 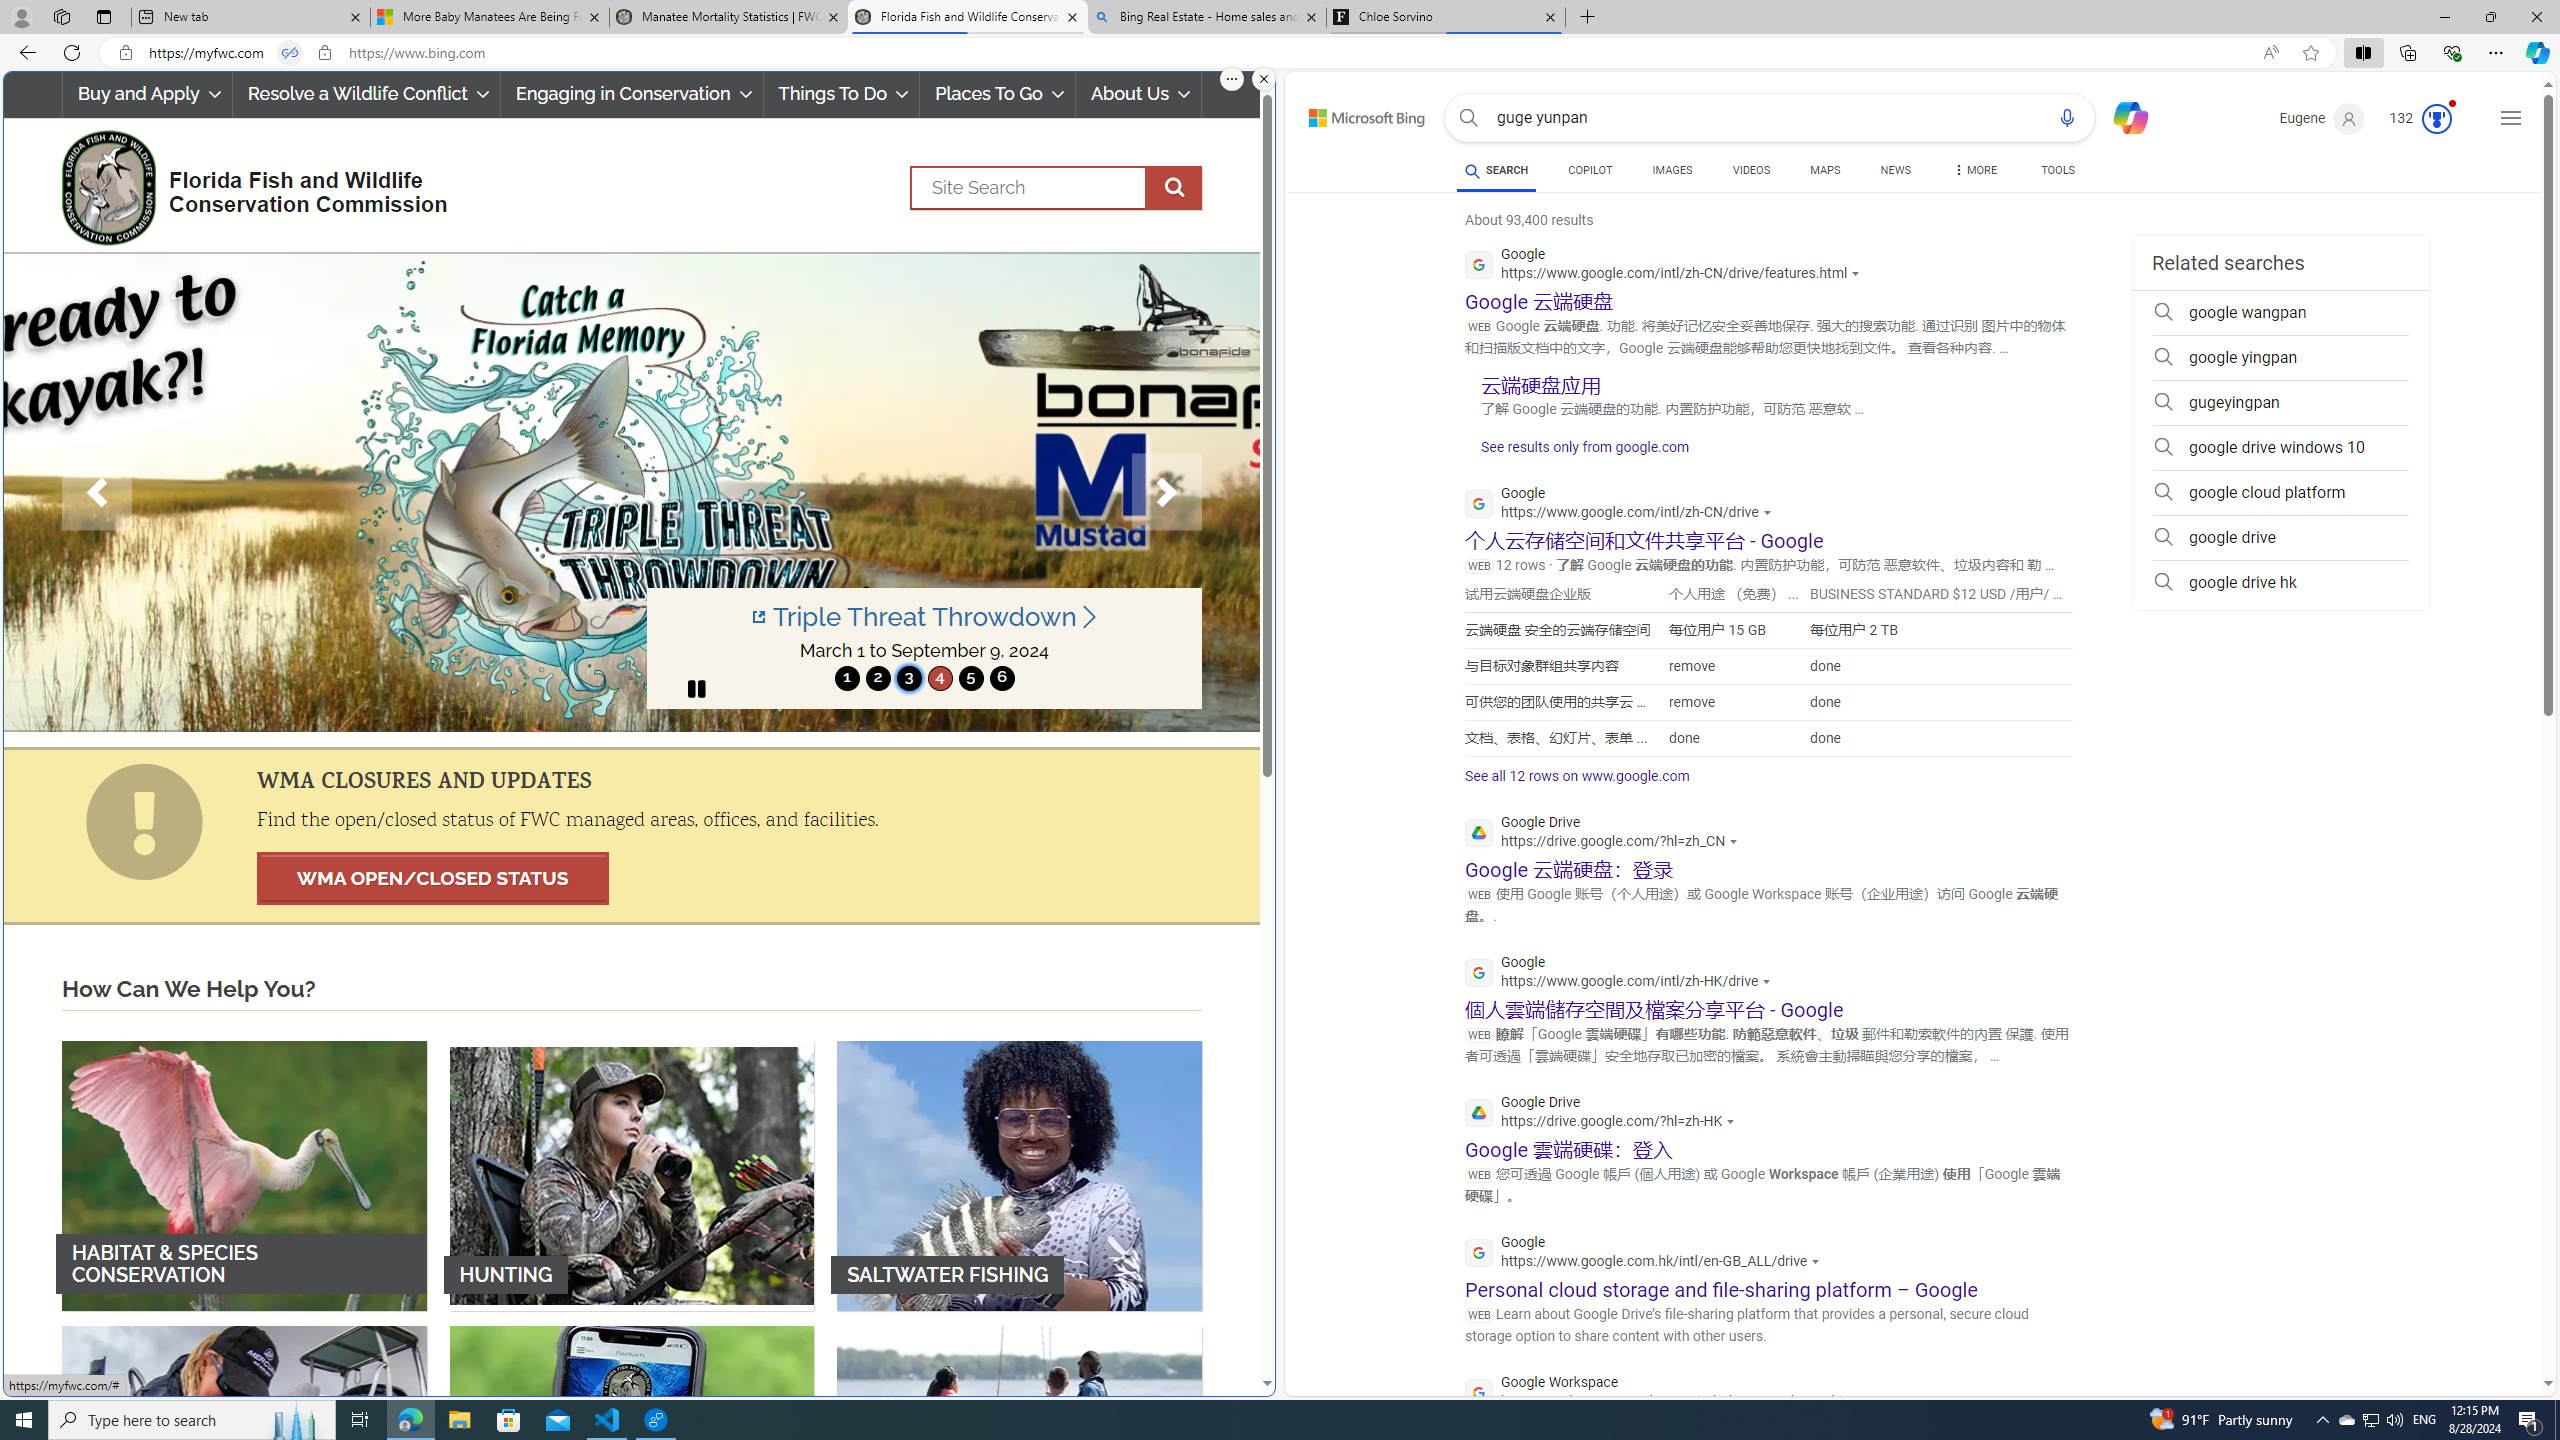 I want to click on 'move to slide 5', so click(x=970, y=677).